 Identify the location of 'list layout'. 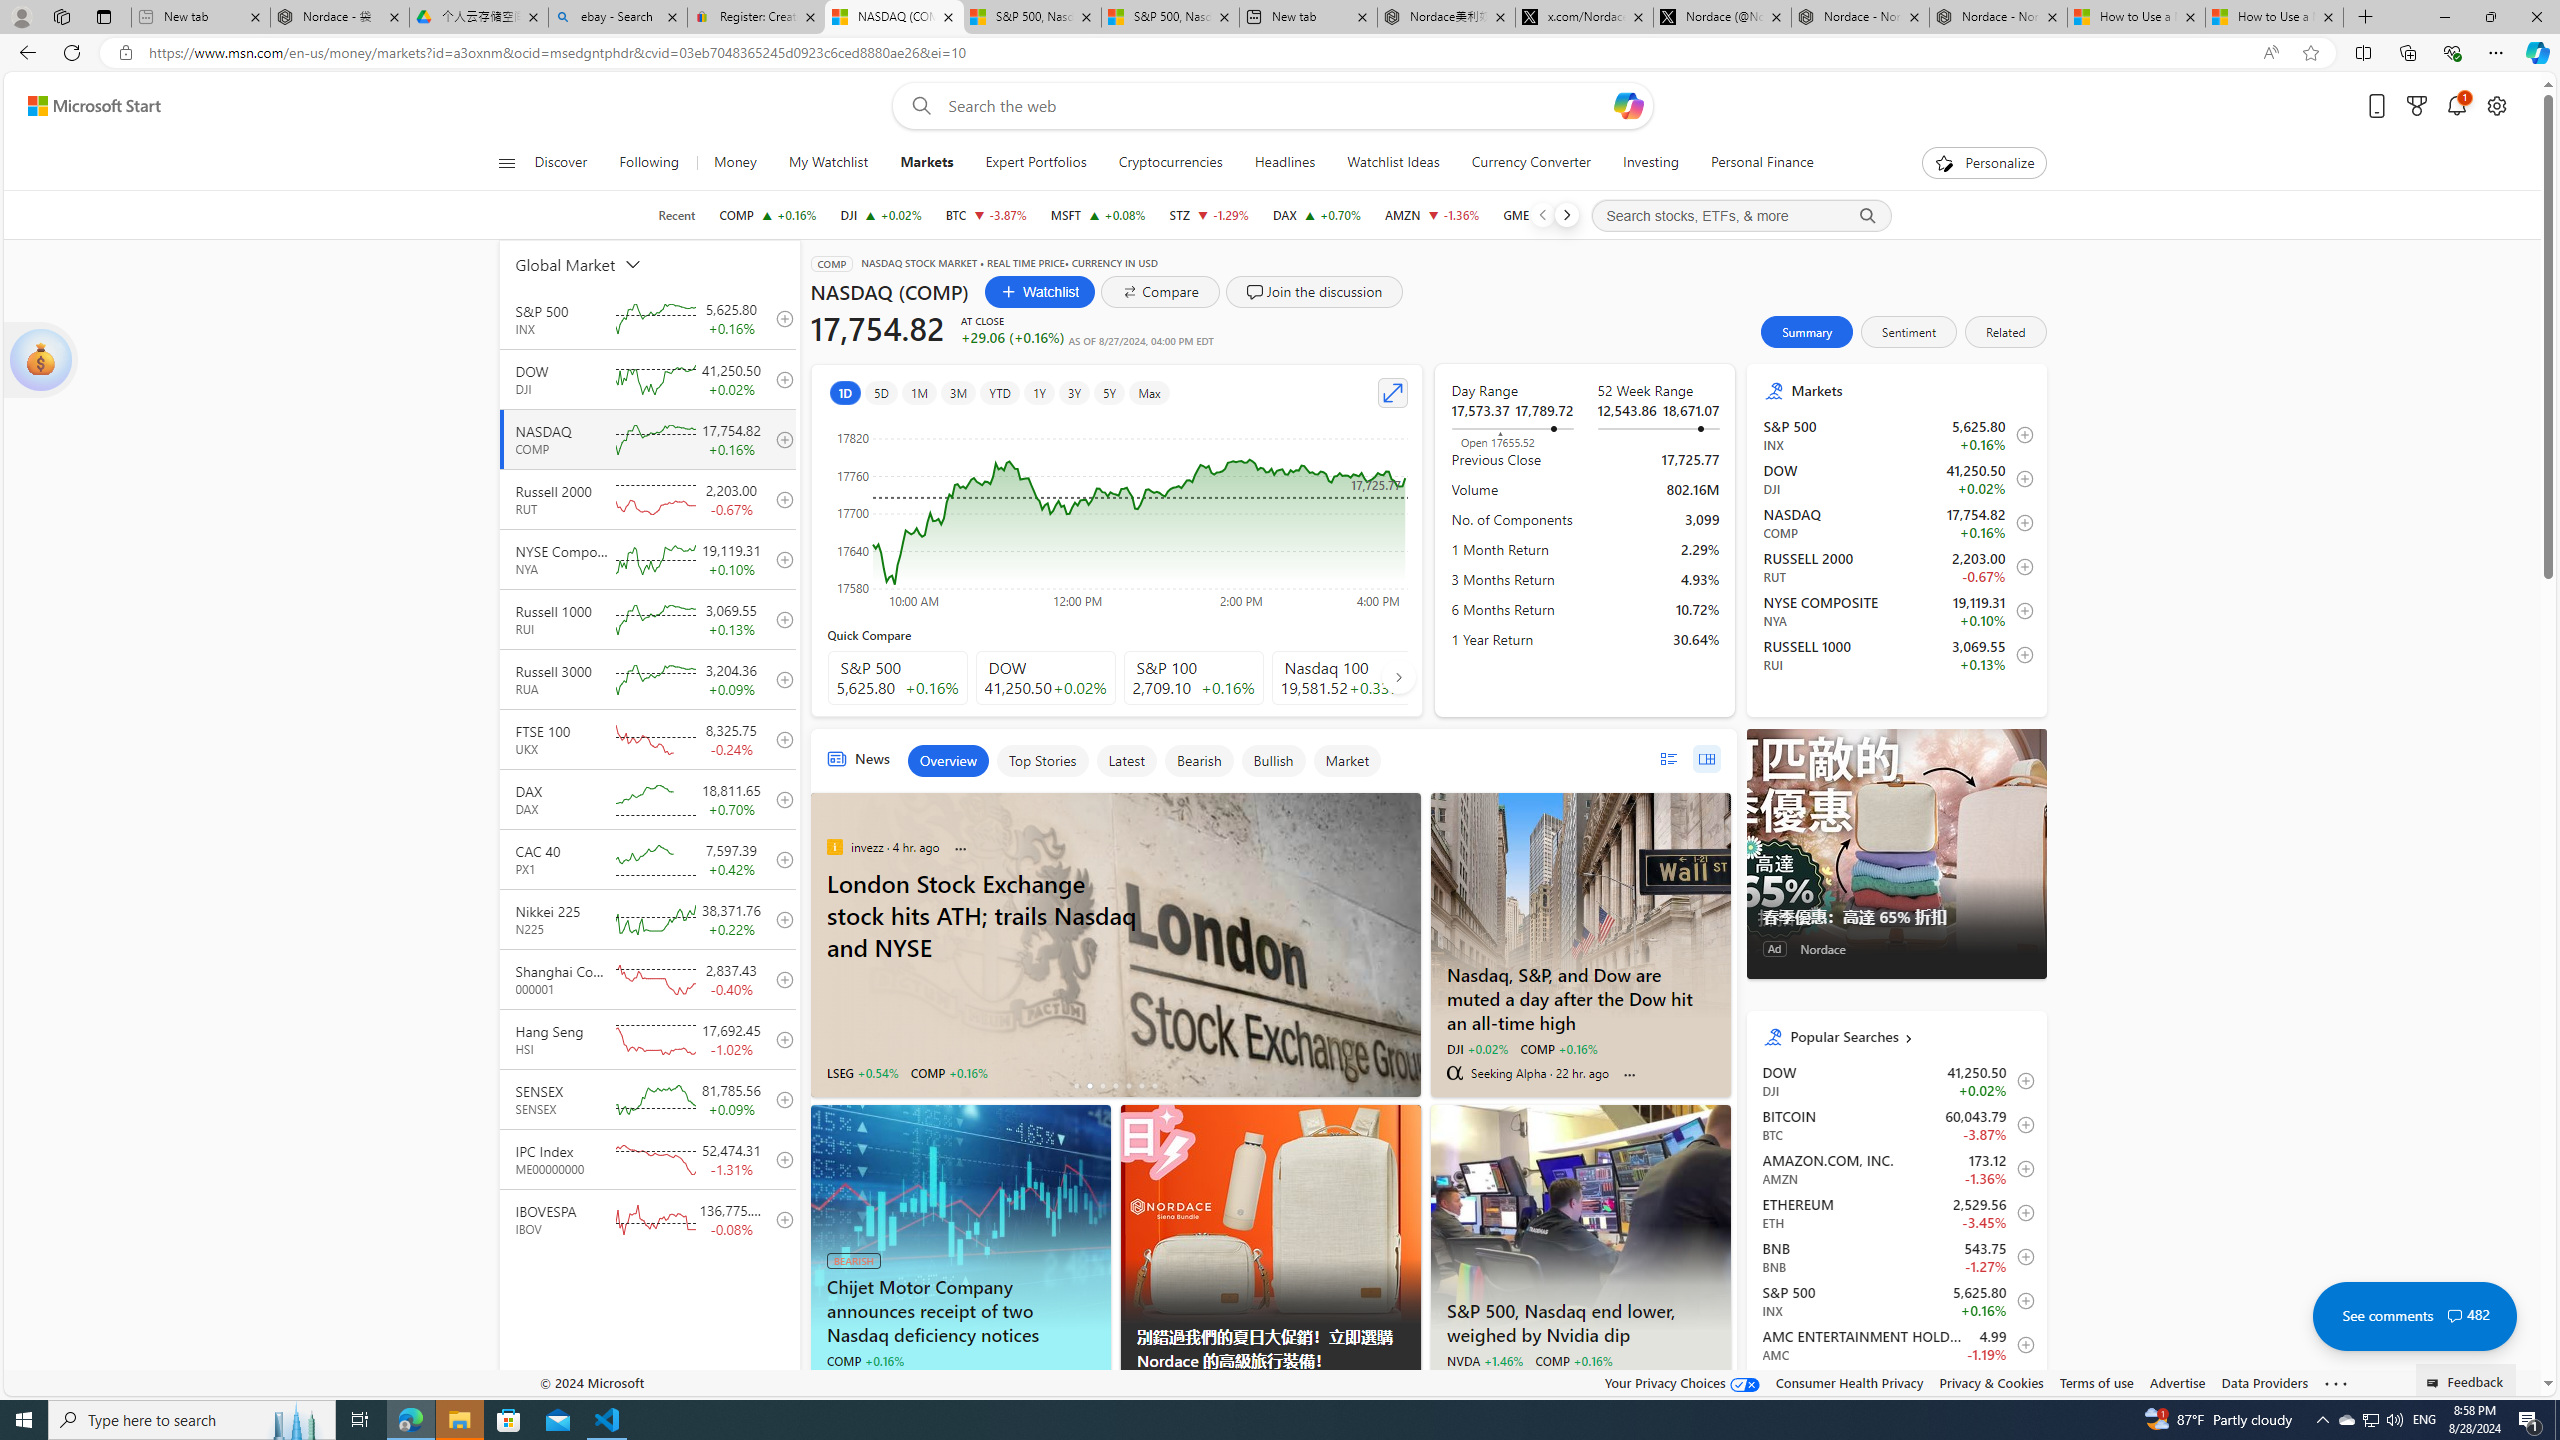
(1667, 758).